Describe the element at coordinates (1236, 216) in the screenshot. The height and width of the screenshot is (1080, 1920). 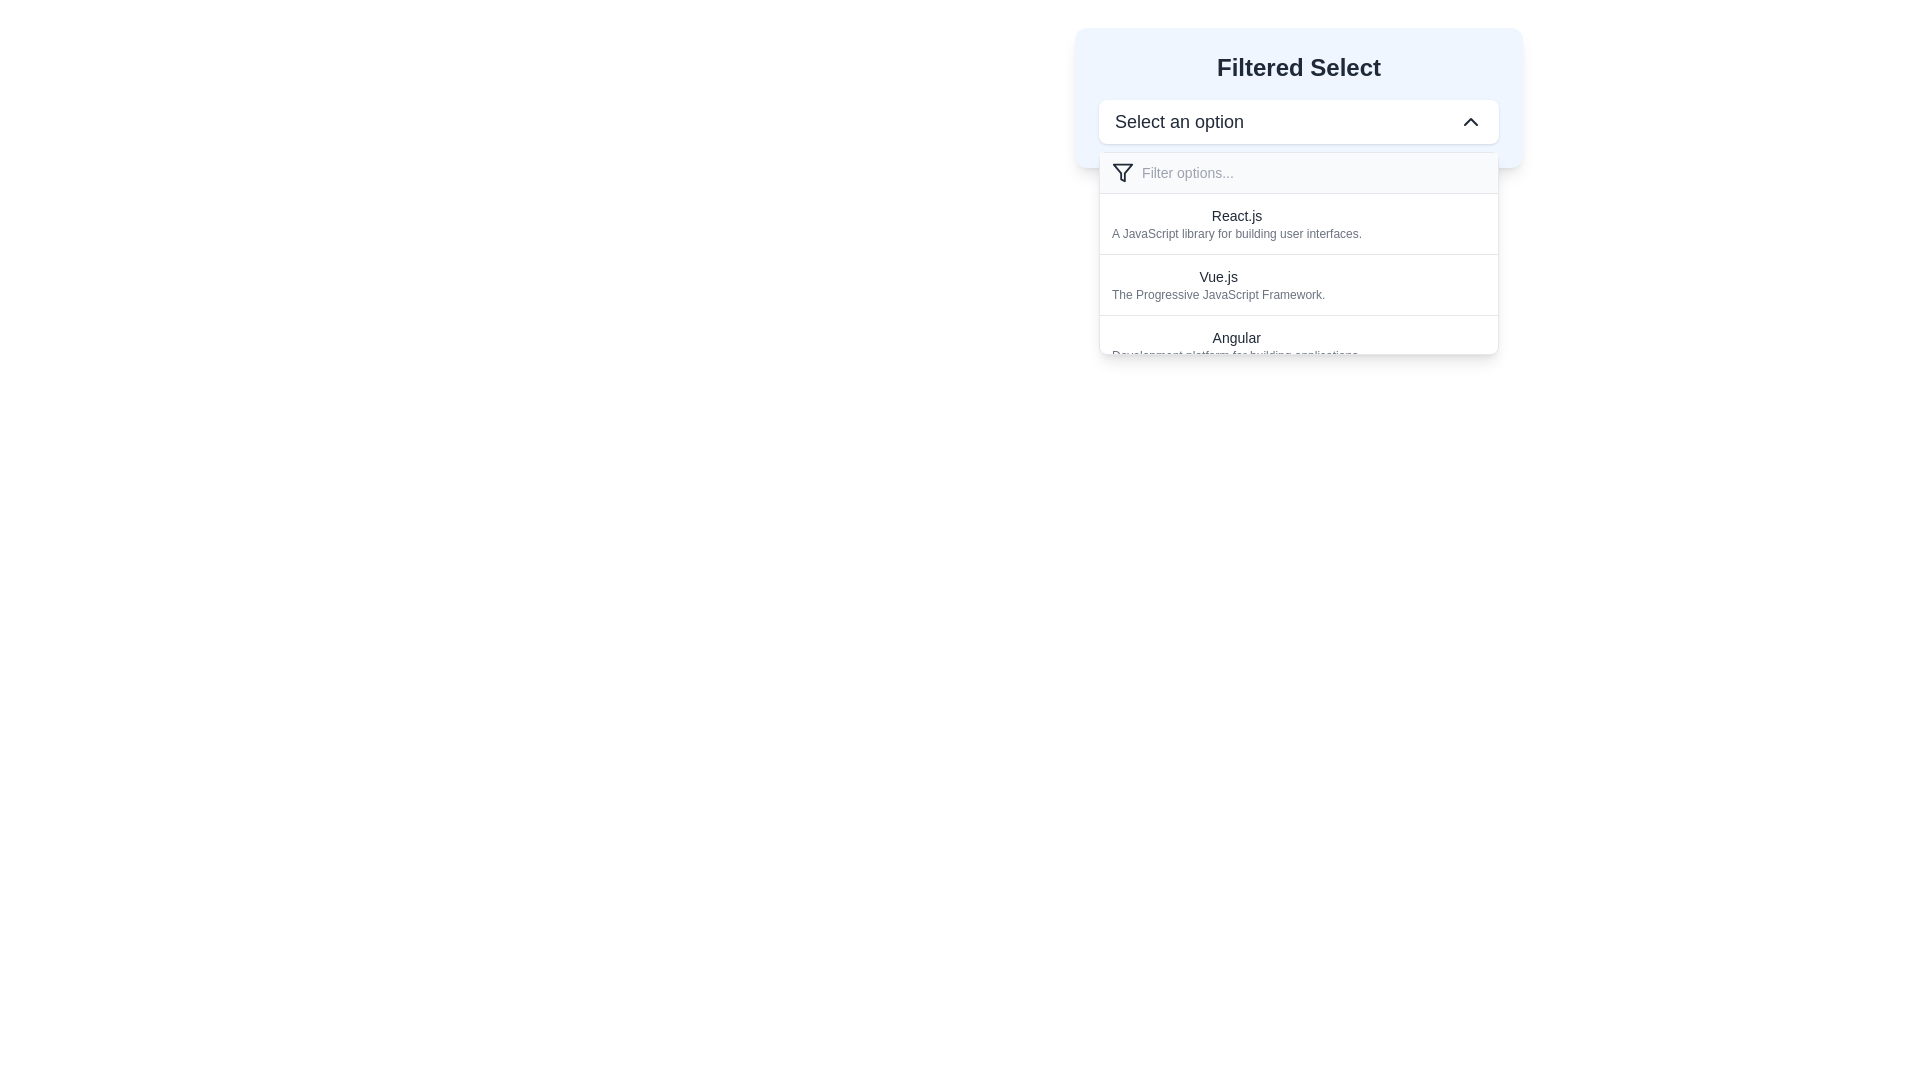
I see `the 'React.js' text label located at the top of the dropdown menu under 'Filtered Select' to interact with or select it` at that location.